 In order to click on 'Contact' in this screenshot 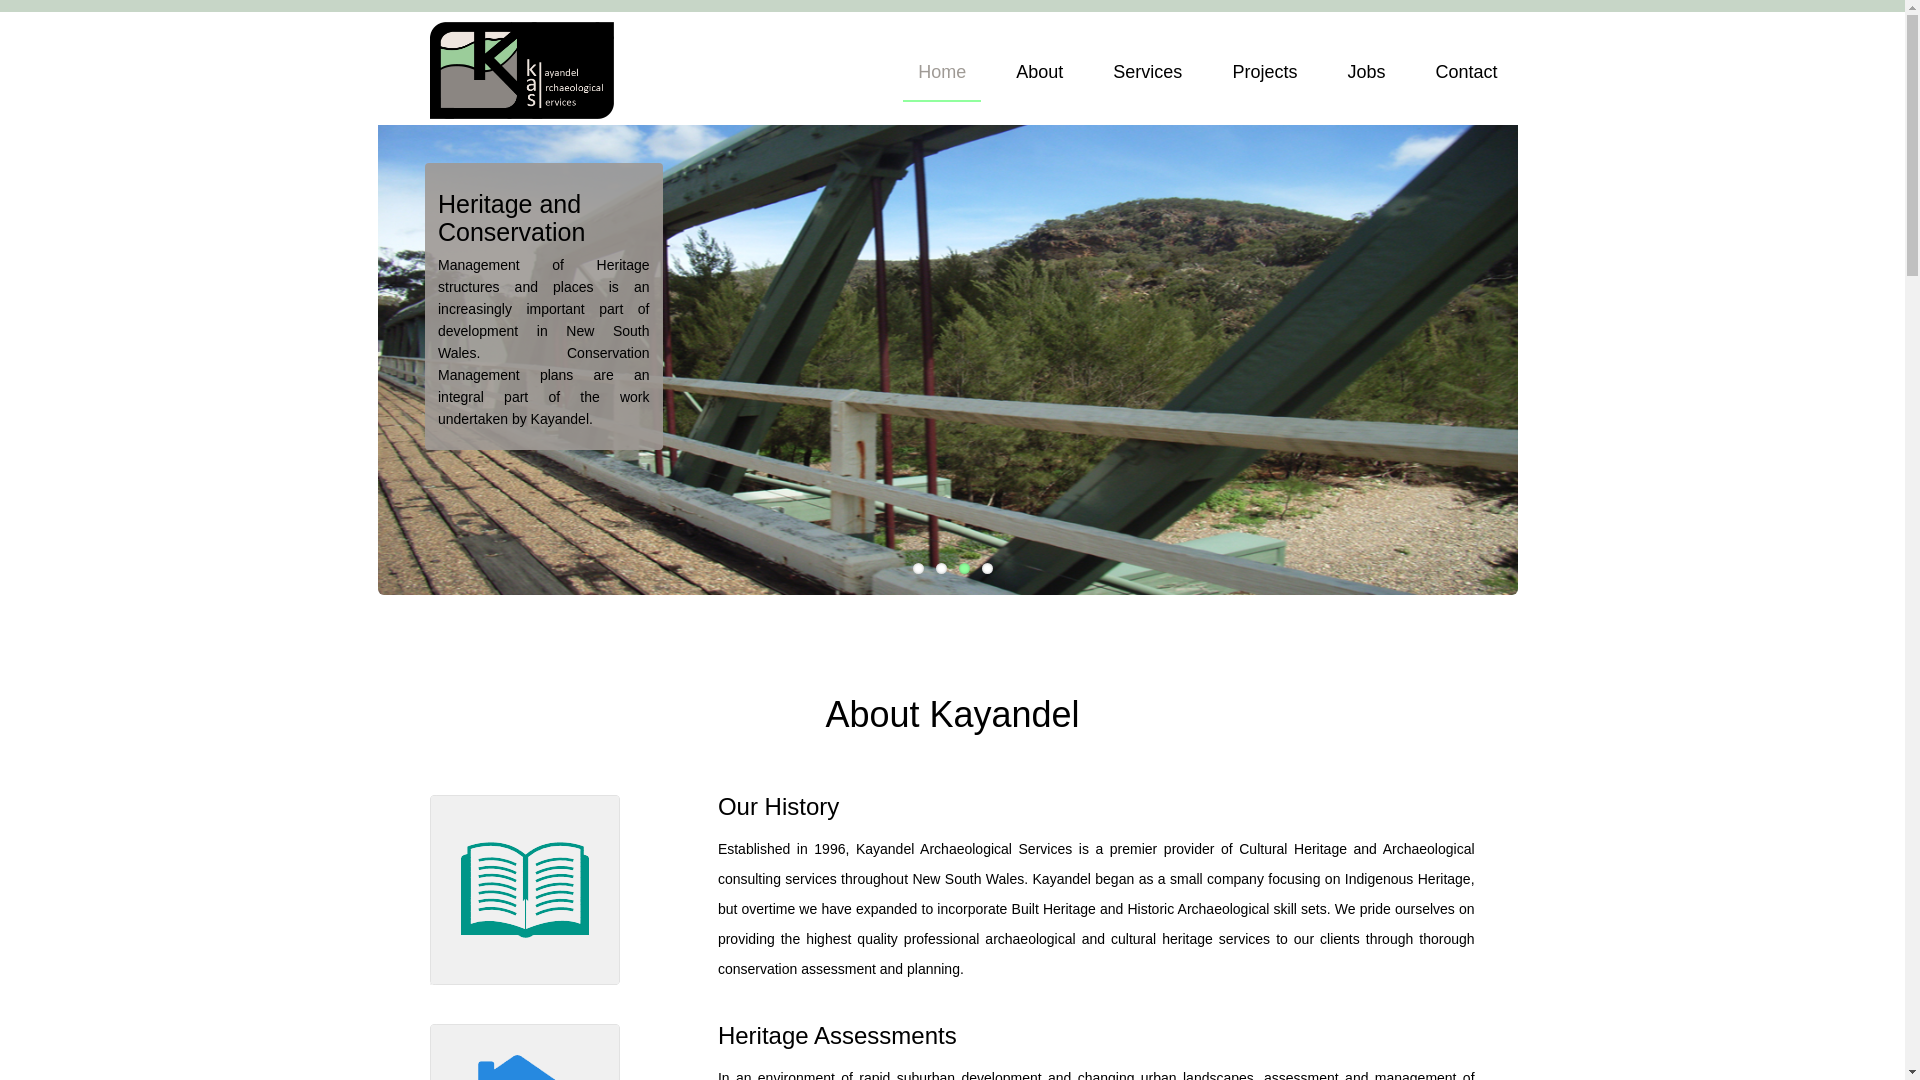, I will do `click(1465, 76)`.